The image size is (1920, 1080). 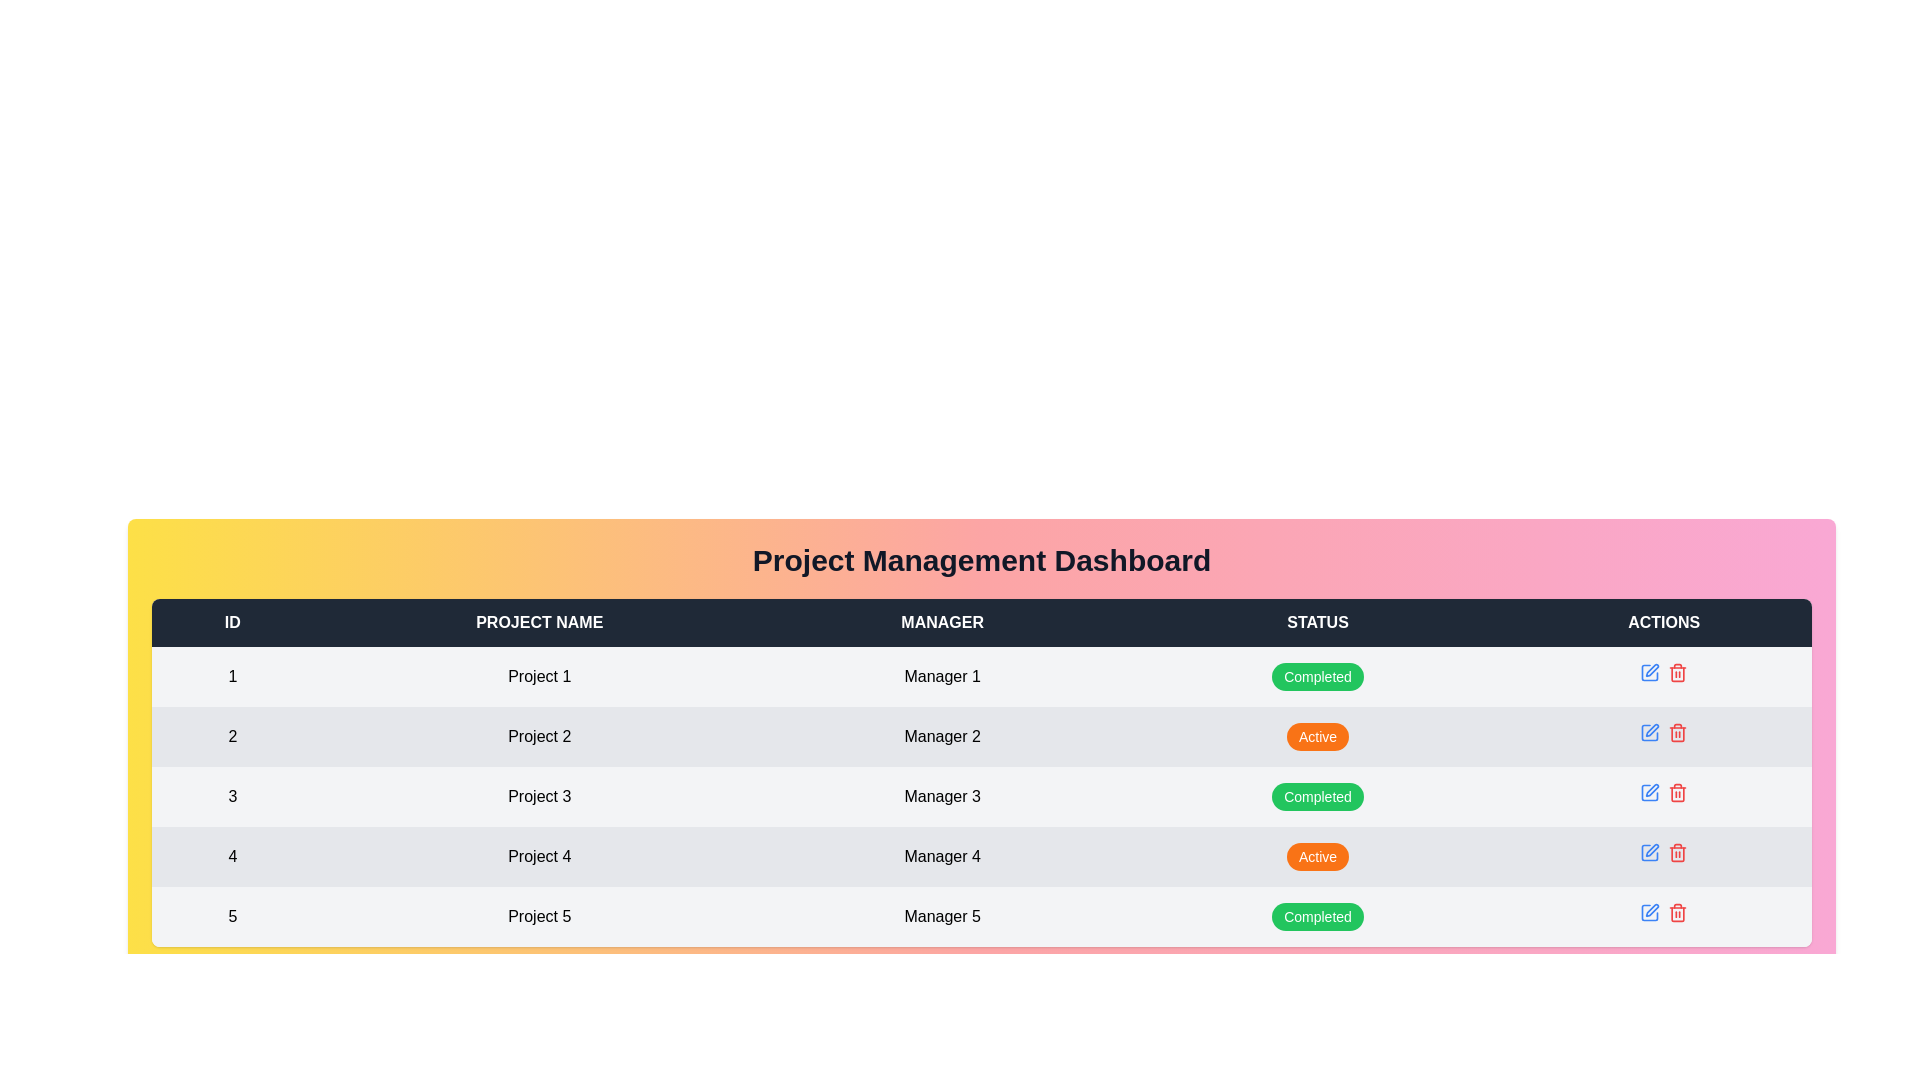 What do you see at coordinates (1318, 736) in the screenshot?
I see `the Status indicator button, which displays 'Active' in white text on an orange background, located in the fourth column of the second row in the table` at bounding box center [1318, 736].